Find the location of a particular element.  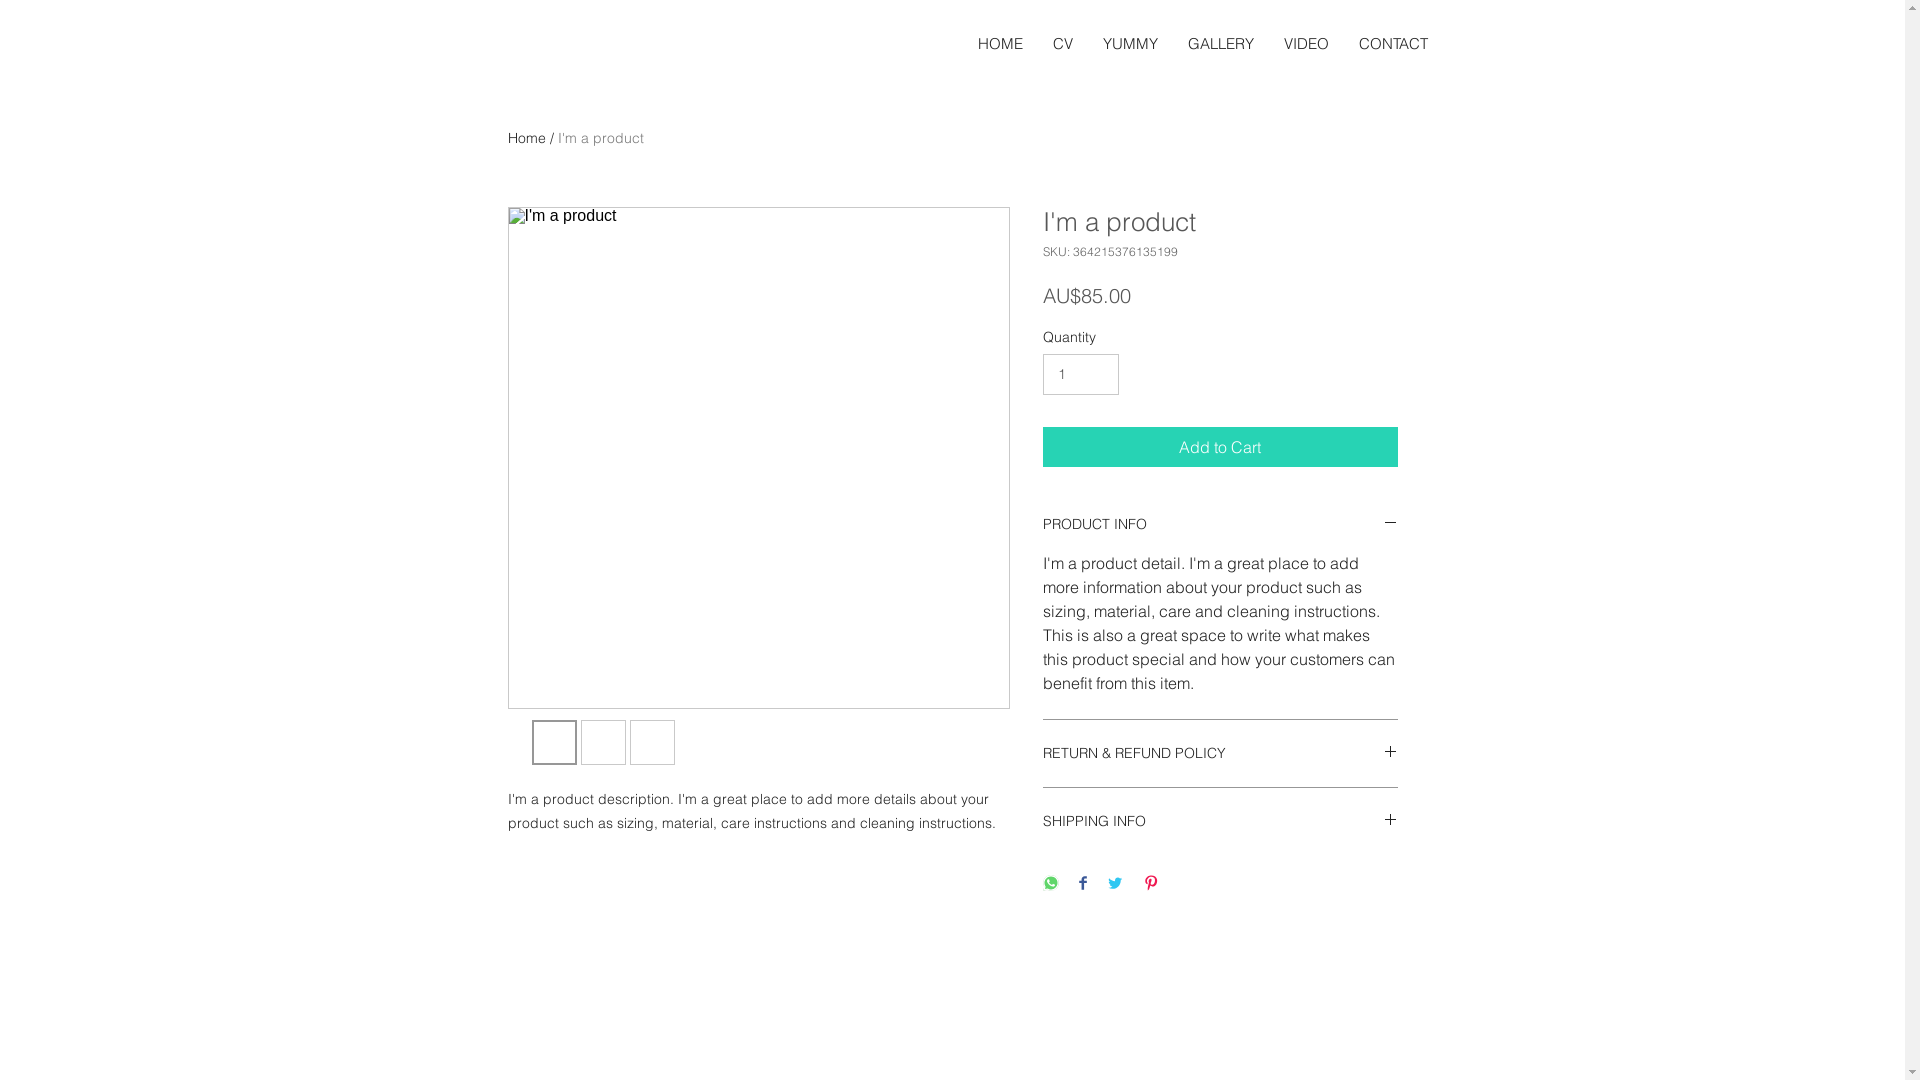

'VIDEO' is located at coordinates (1305, 43).